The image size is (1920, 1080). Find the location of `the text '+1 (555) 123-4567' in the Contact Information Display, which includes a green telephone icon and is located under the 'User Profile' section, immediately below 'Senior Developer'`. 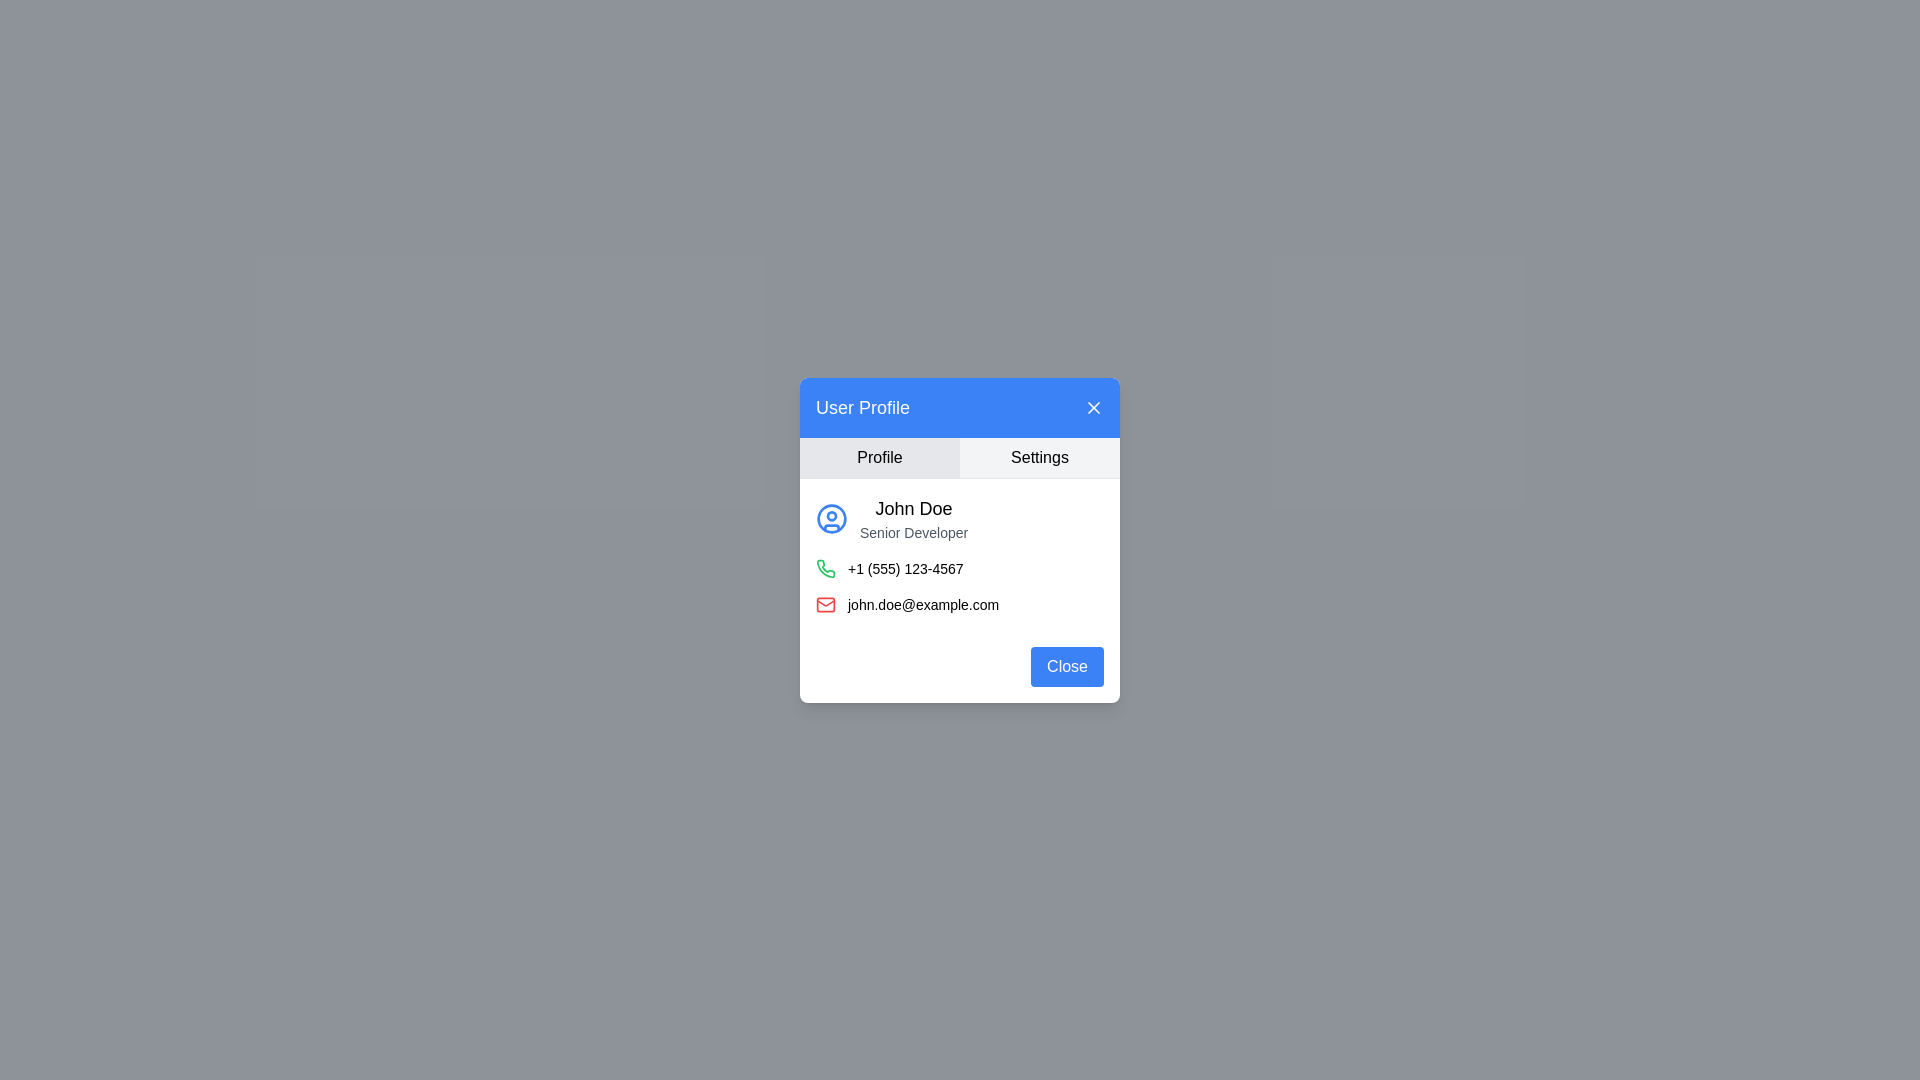

the text '+1 (555) 123-4567' in the Contact Information Display, which includes a green telephone icon and is located under the 'User Profile' section, immediately below 'Senior Developer' is located at coordinates (960, 567).